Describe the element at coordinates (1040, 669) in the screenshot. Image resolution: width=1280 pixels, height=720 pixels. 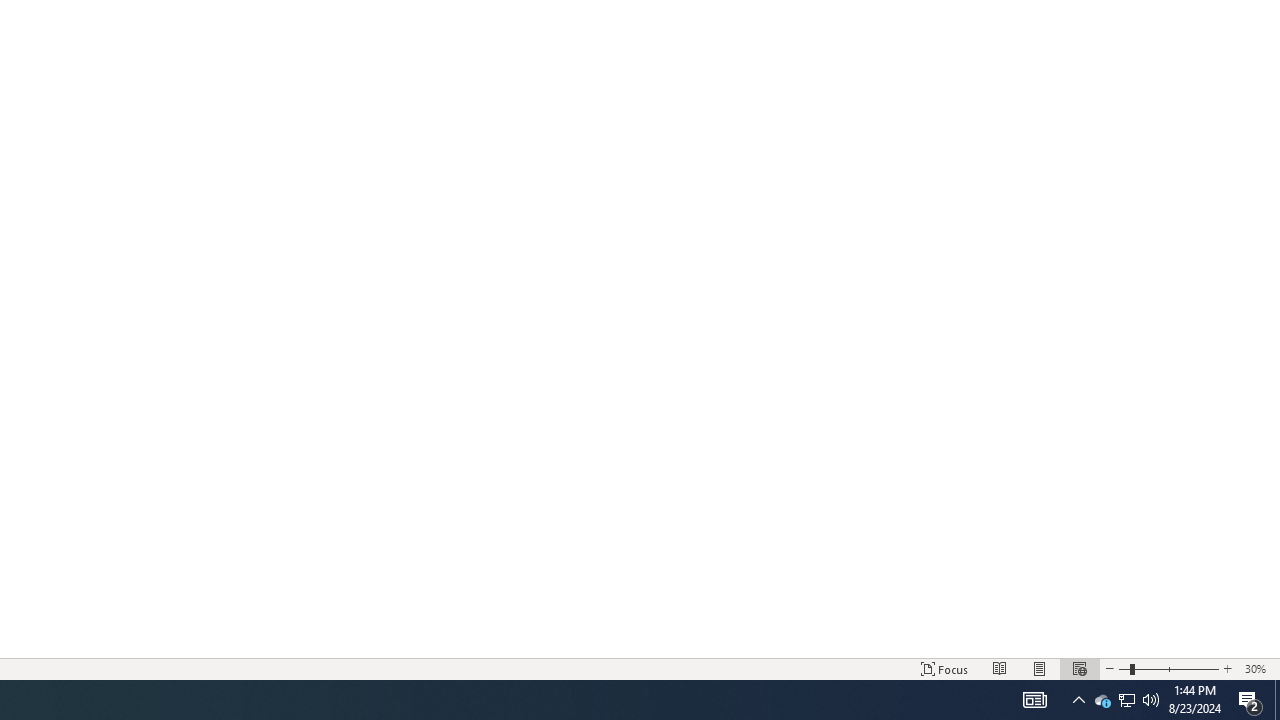
I see `'Print Layout'` at that location.